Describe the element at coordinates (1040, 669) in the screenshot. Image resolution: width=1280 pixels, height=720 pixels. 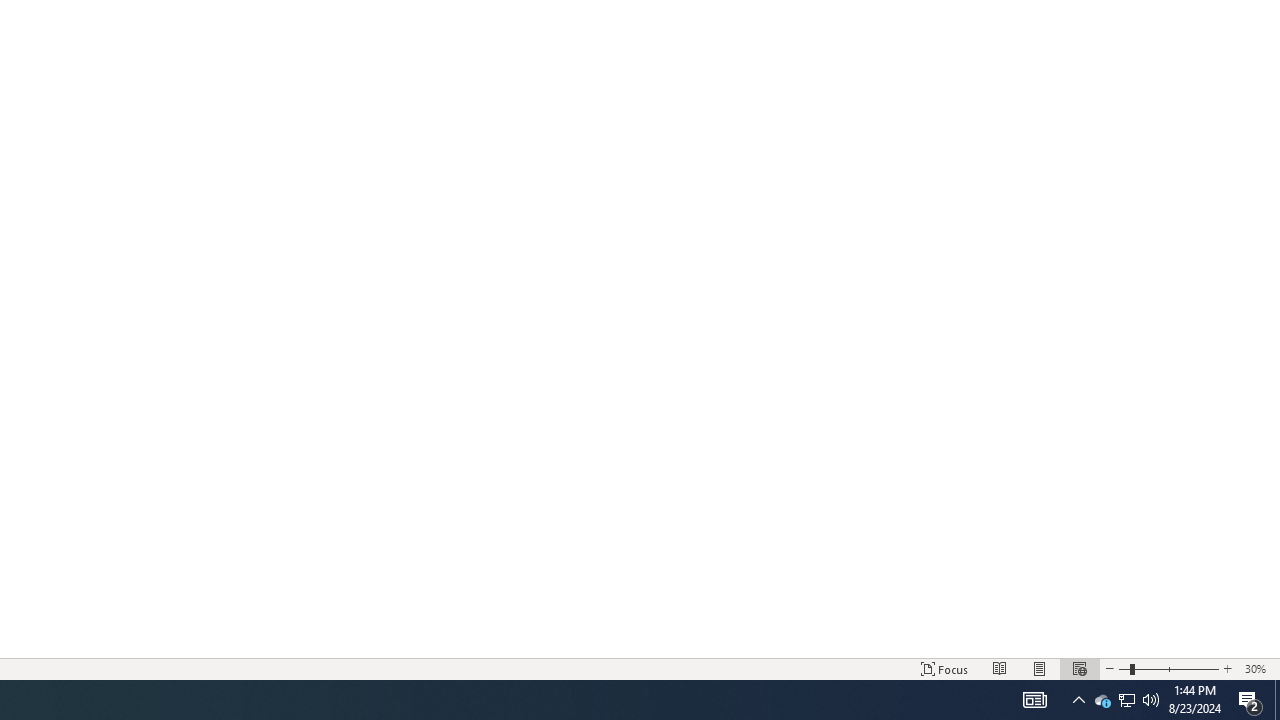
I see `'Print Layout'` at that location.